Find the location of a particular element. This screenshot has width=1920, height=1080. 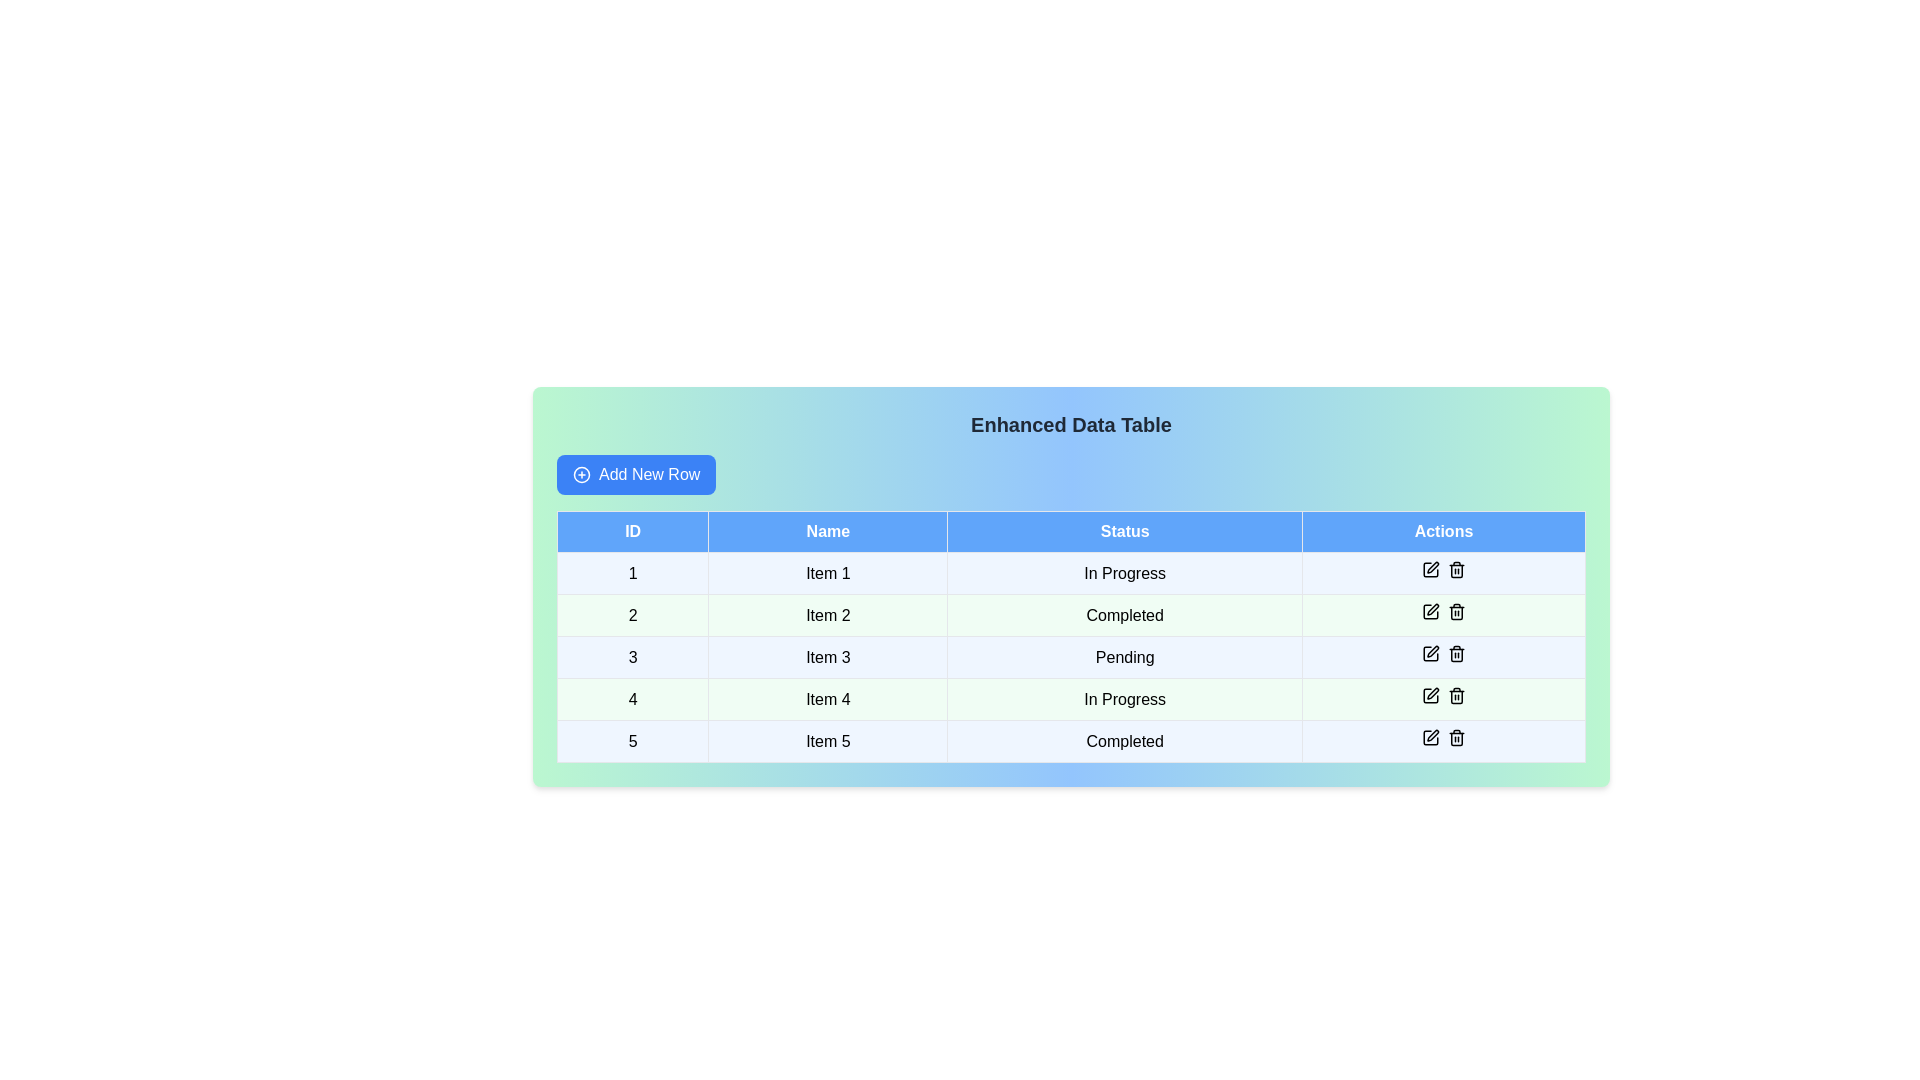

the 'edit' button represented by the pen icon in the 'Actions' column of the table row containing 'Item 2' under the 'Name' column is located at coordinates (1429, 611).